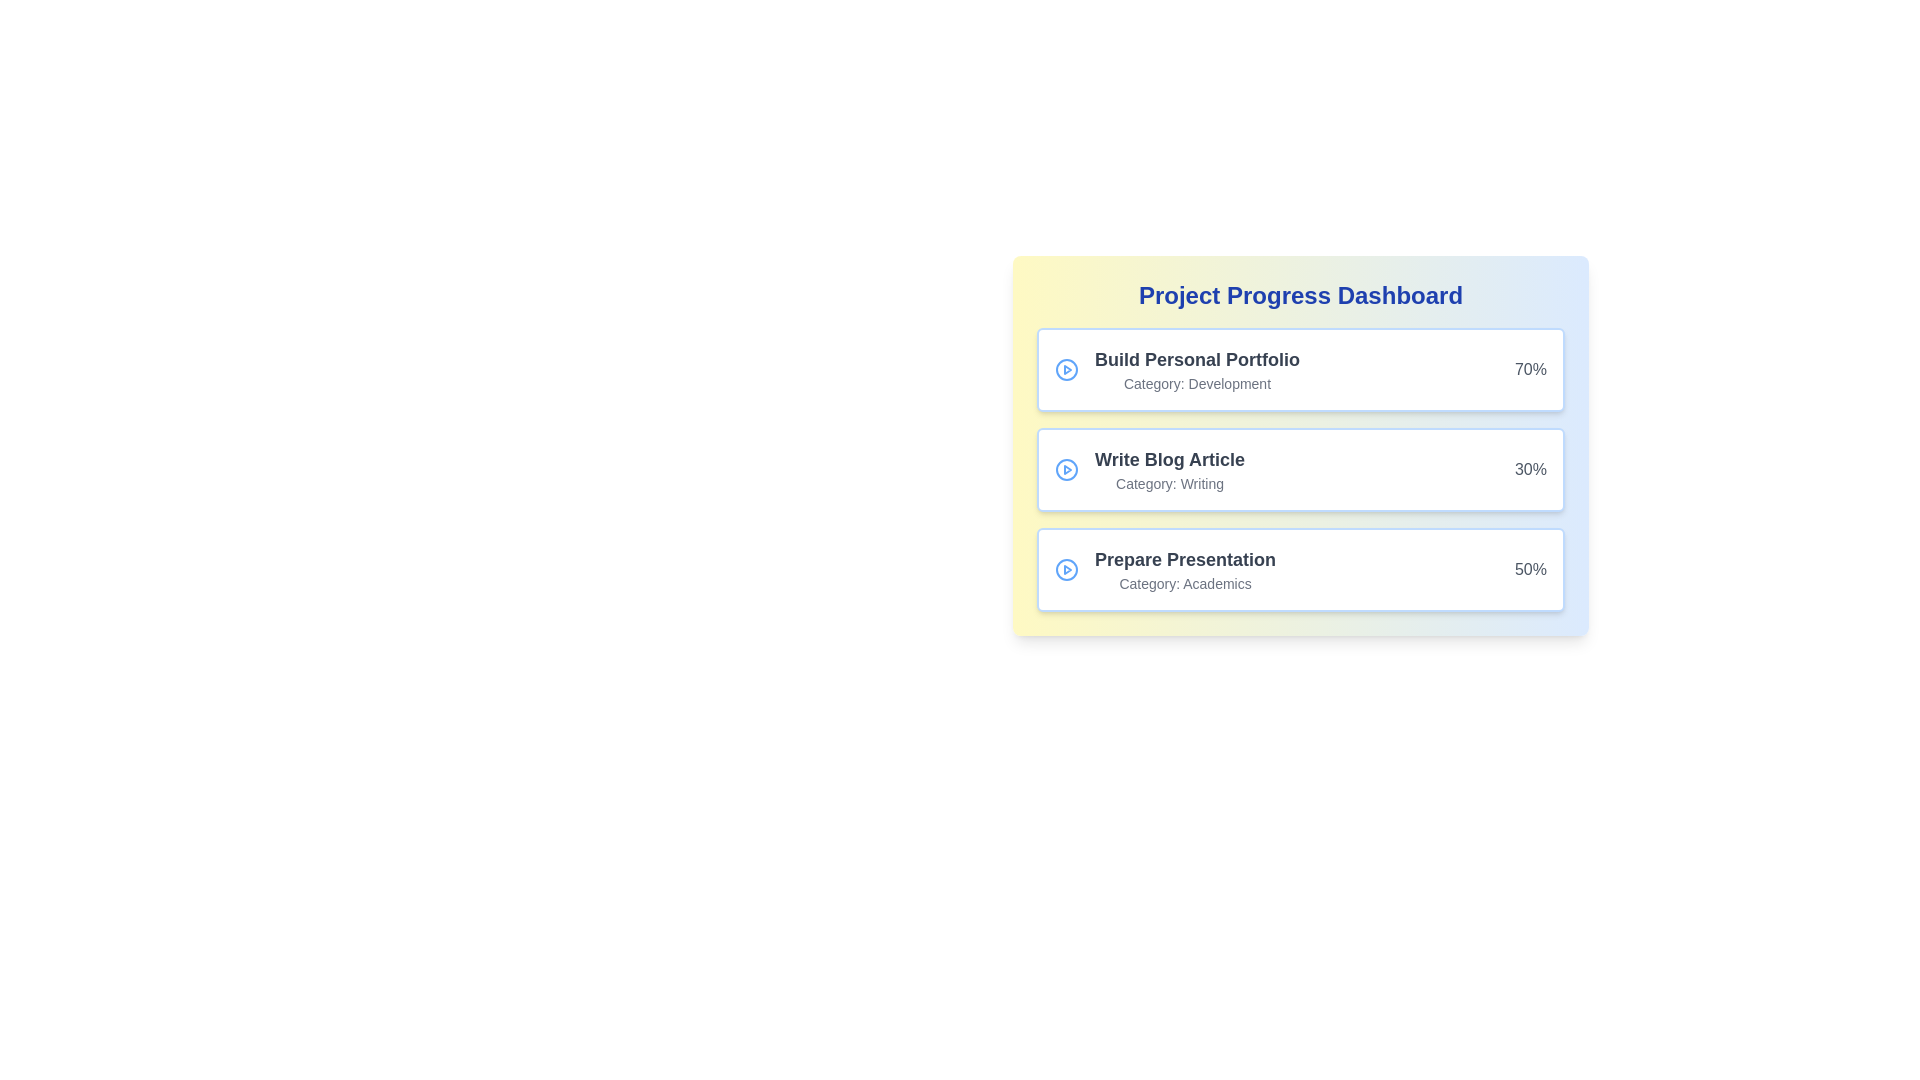 This screenshot has height=1080, width=1920. Describe the element at coordinates (1185, 559) in the screenshot. I see `the static text label indicating the title of the third task card in the dashboard` at that location.